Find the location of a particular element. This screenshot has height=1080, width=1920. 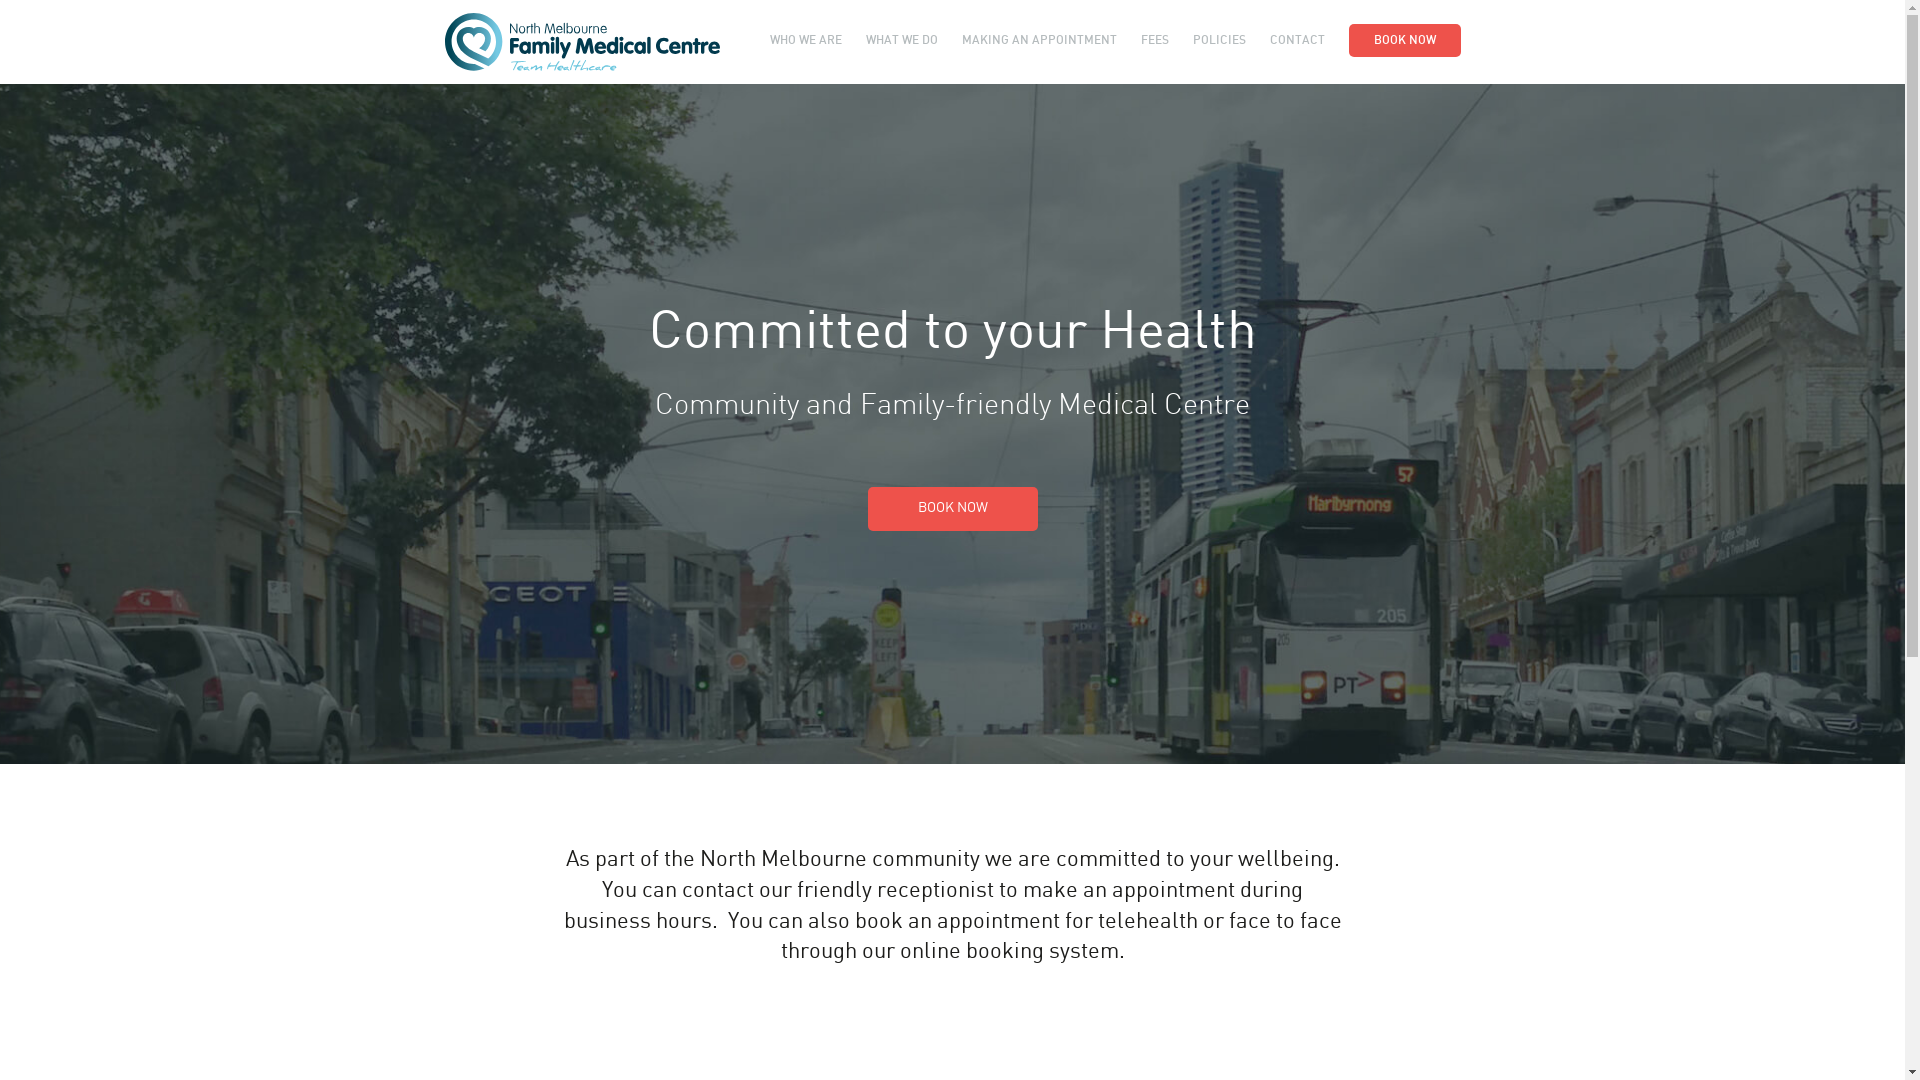

'BOOK NOW' is located at coordinates (952, 508).